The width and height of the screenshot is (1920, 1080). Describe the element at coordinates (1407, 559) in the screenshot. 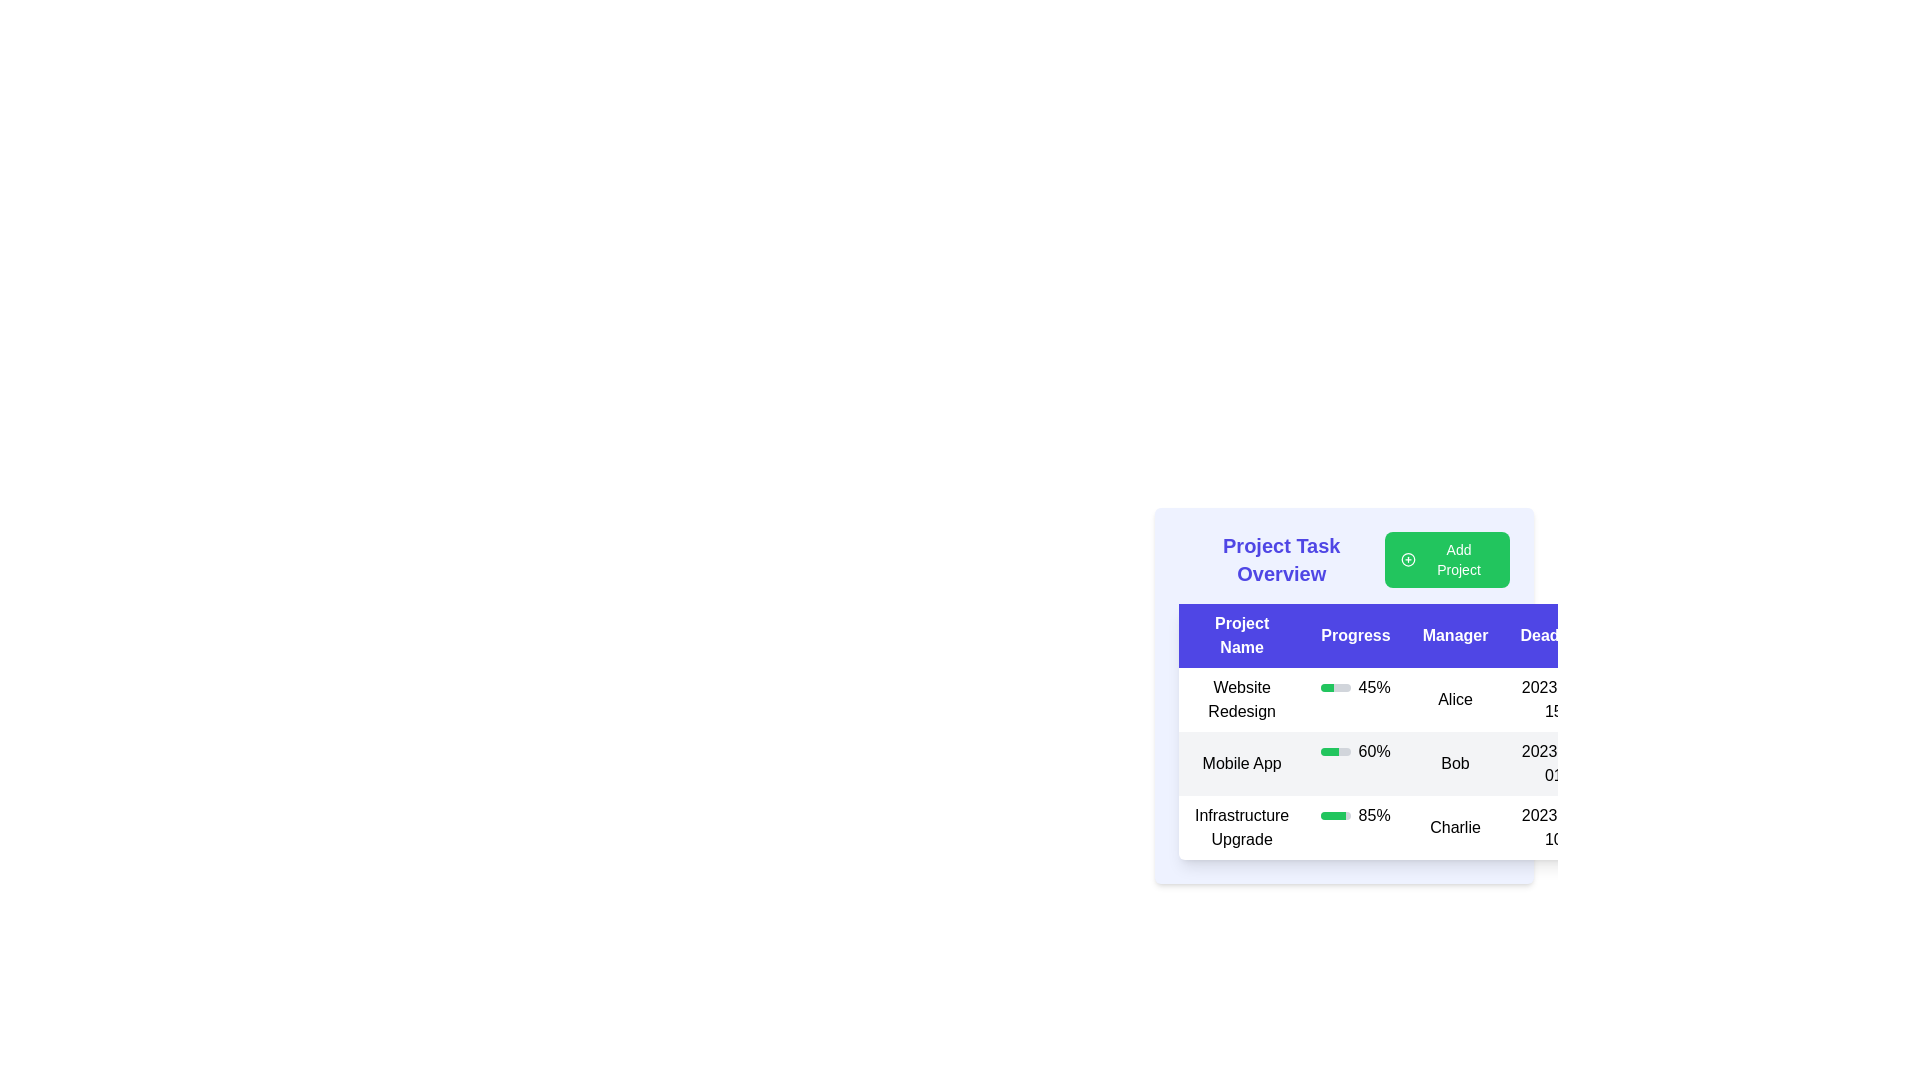

I see `the SVG icon next to the 'Add Project' button` at that location.